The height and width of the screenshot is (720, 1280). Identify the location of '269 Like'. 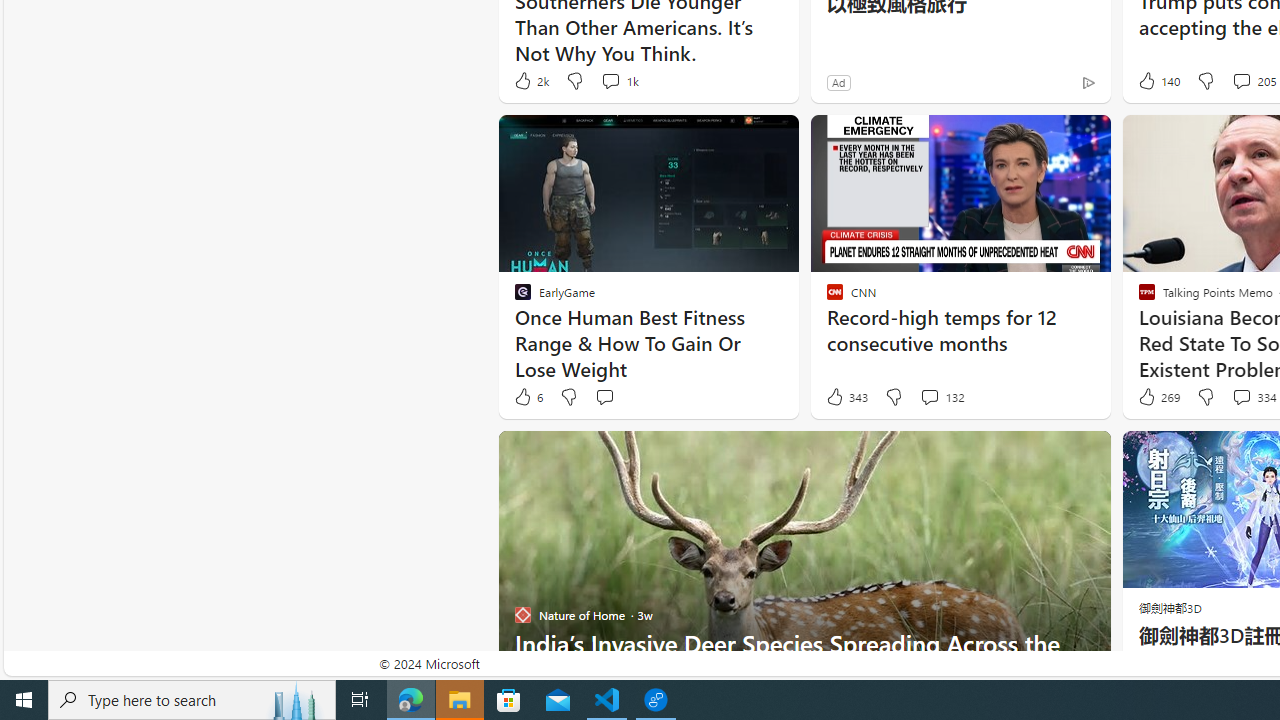
(1157, 397).